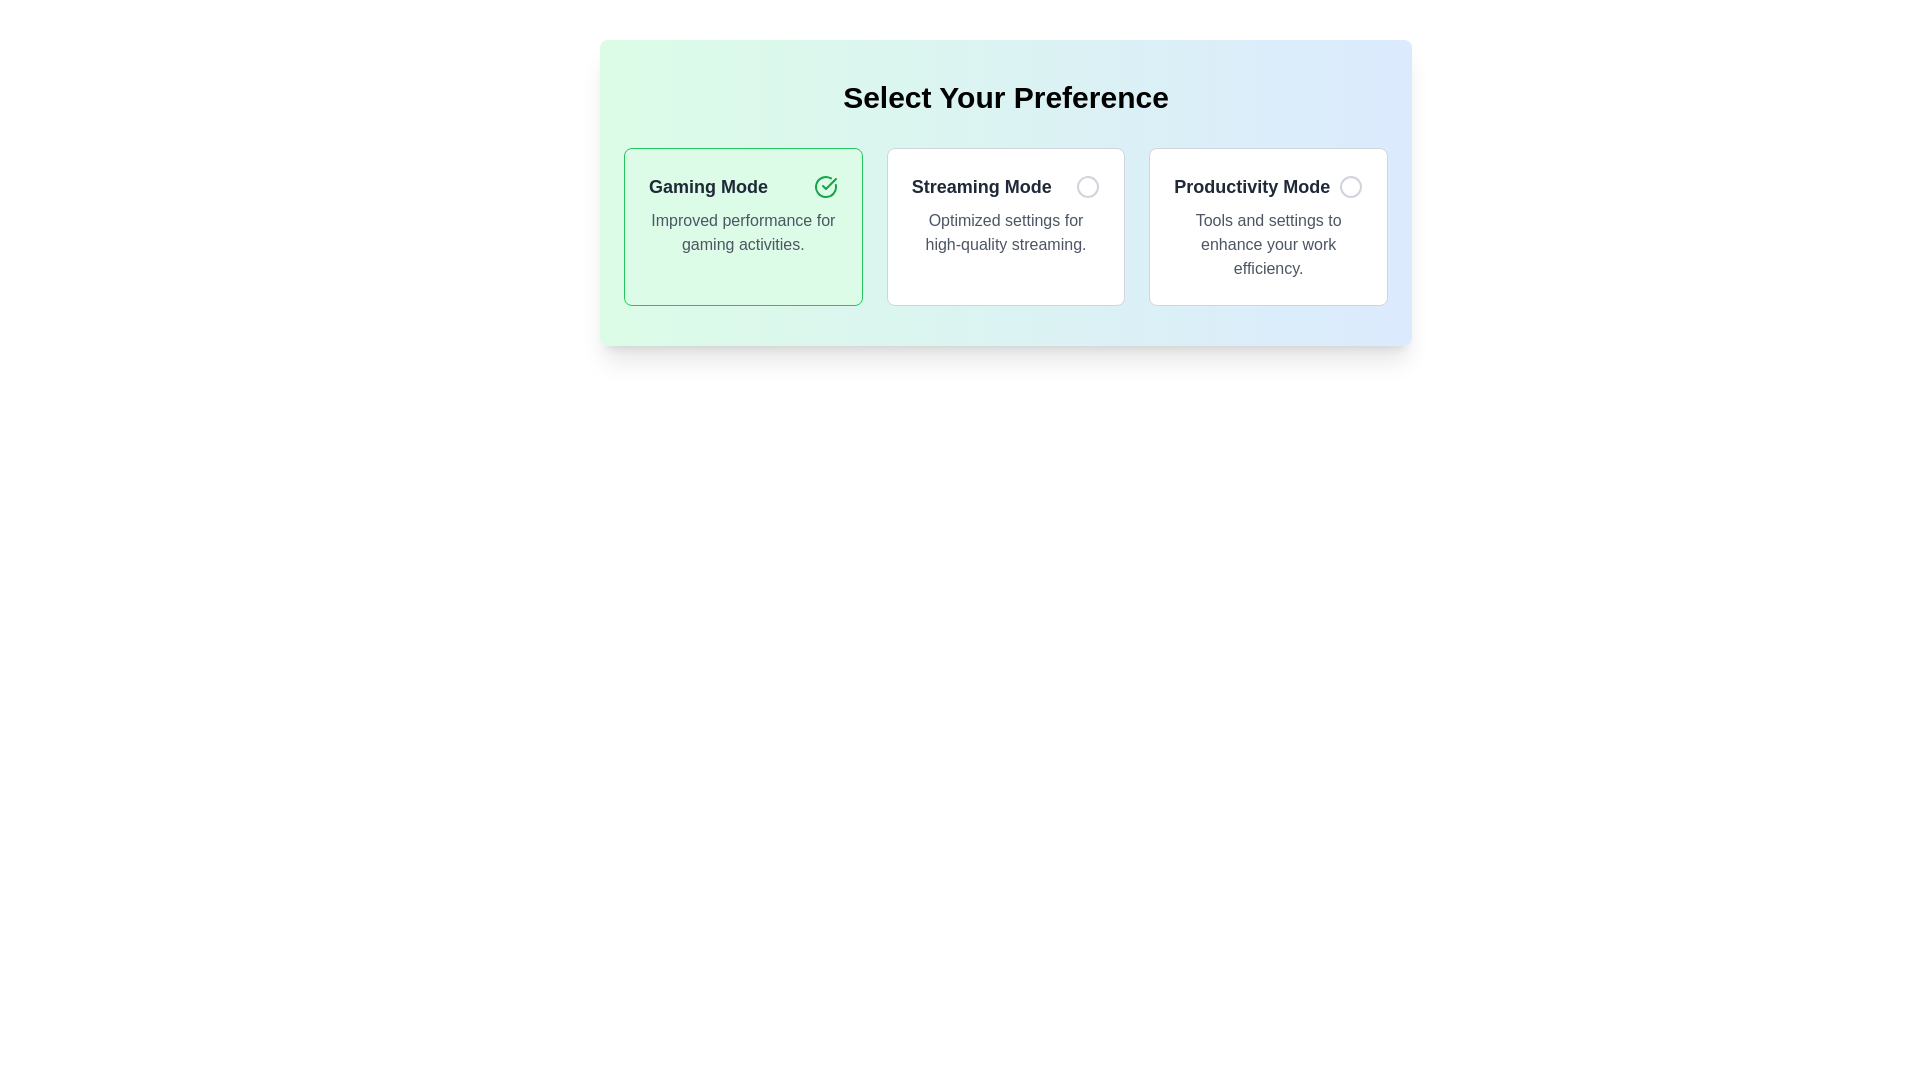 This screenshot has width=1920, height=1080. What do you see at coordinates (1006, 231) in the screenshot?
I see `the text element displaying 'Optimized settings for high-quality streaming.' positioned below 'Streaming Mode.'` at bounding box center [1006, 231].